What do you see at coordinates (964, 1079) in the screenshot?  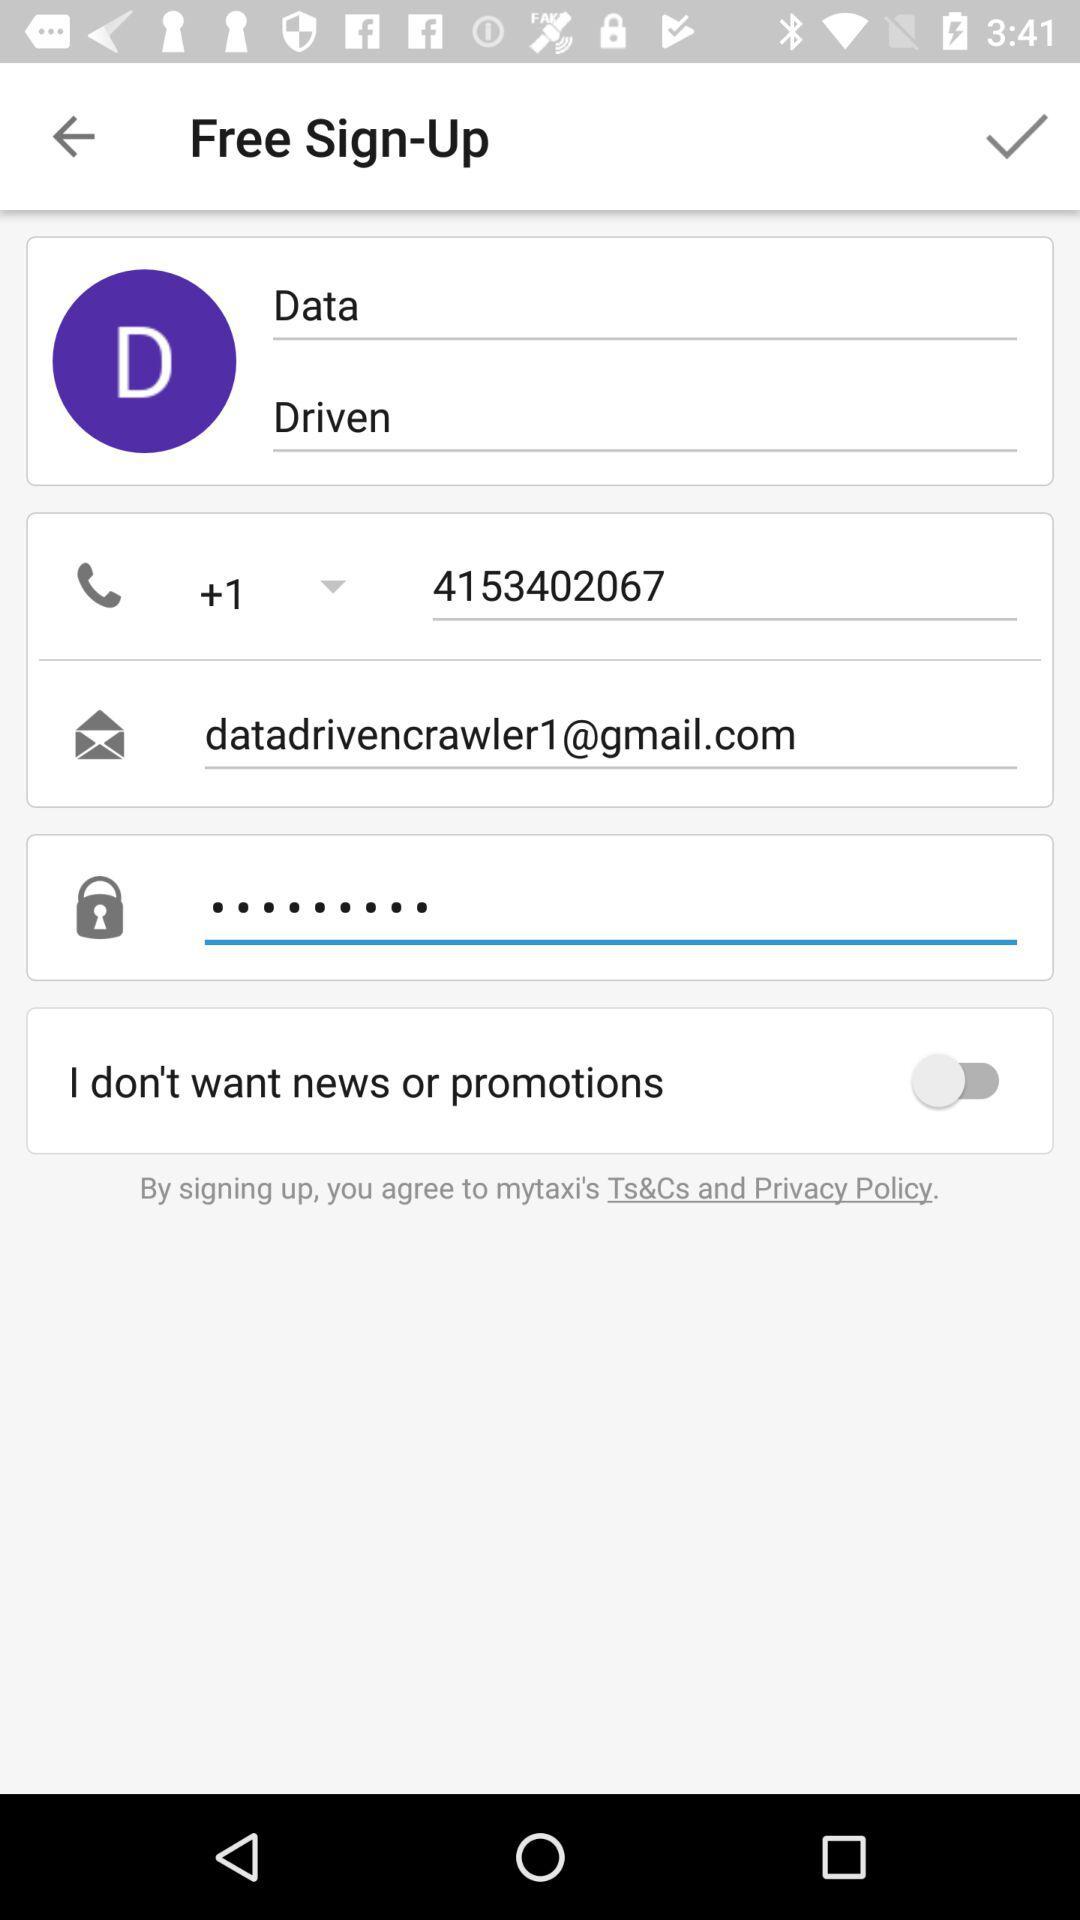 I see `icon on the right` at bounding box center [964, 1079].